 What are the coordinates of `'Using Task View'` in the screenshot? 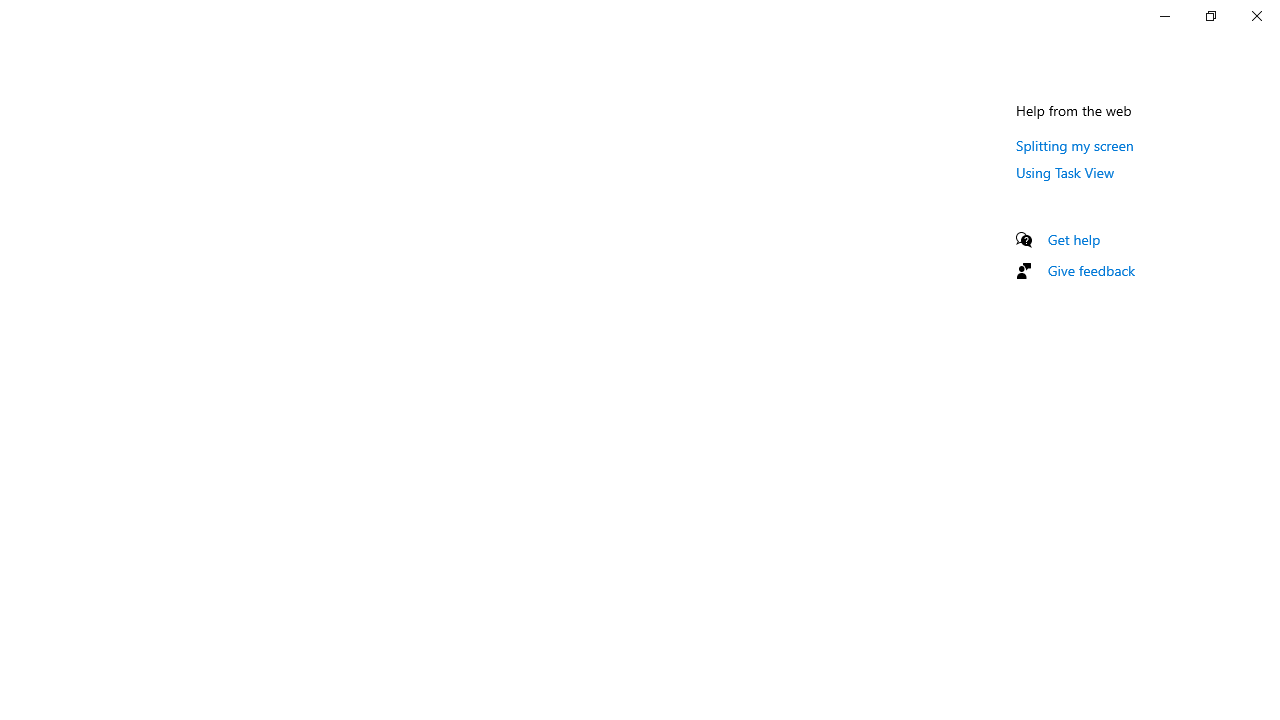 It's located at (1064, 171).